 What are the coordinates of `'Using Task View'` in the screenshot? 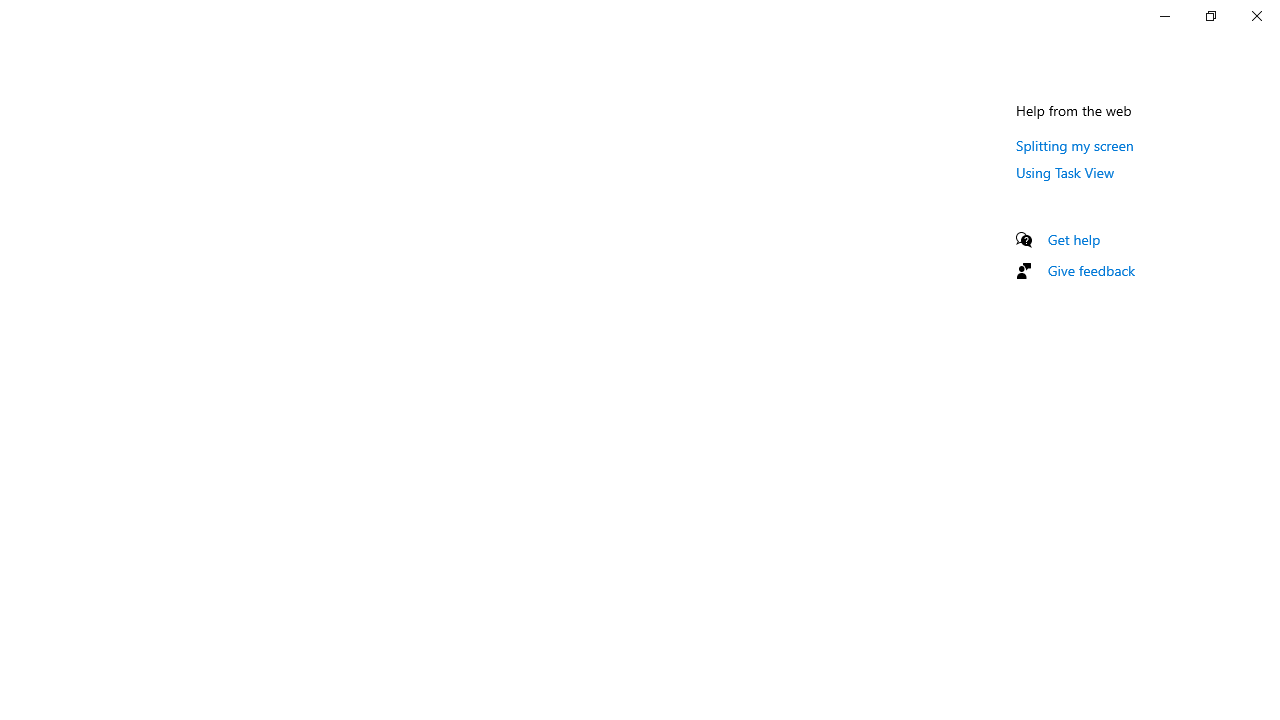 It's located at (1064, 171).